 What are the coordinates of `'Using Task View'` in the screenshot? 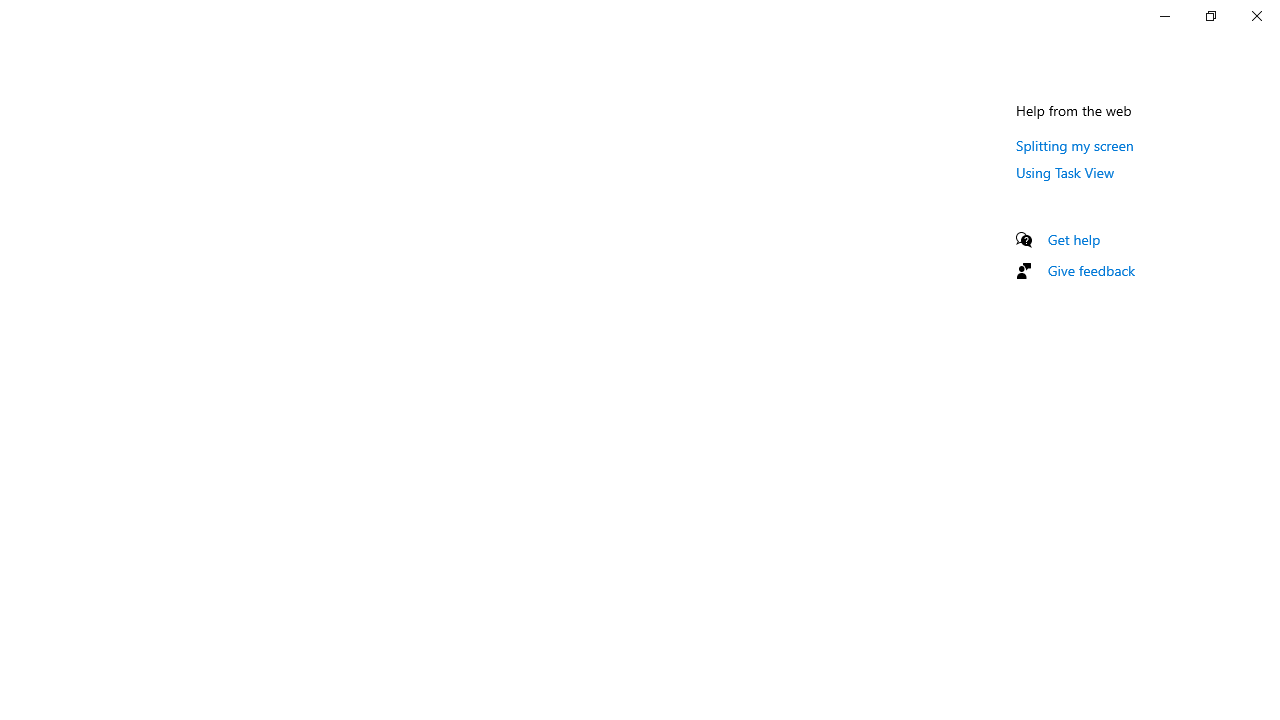 It's located at (1064, 171).